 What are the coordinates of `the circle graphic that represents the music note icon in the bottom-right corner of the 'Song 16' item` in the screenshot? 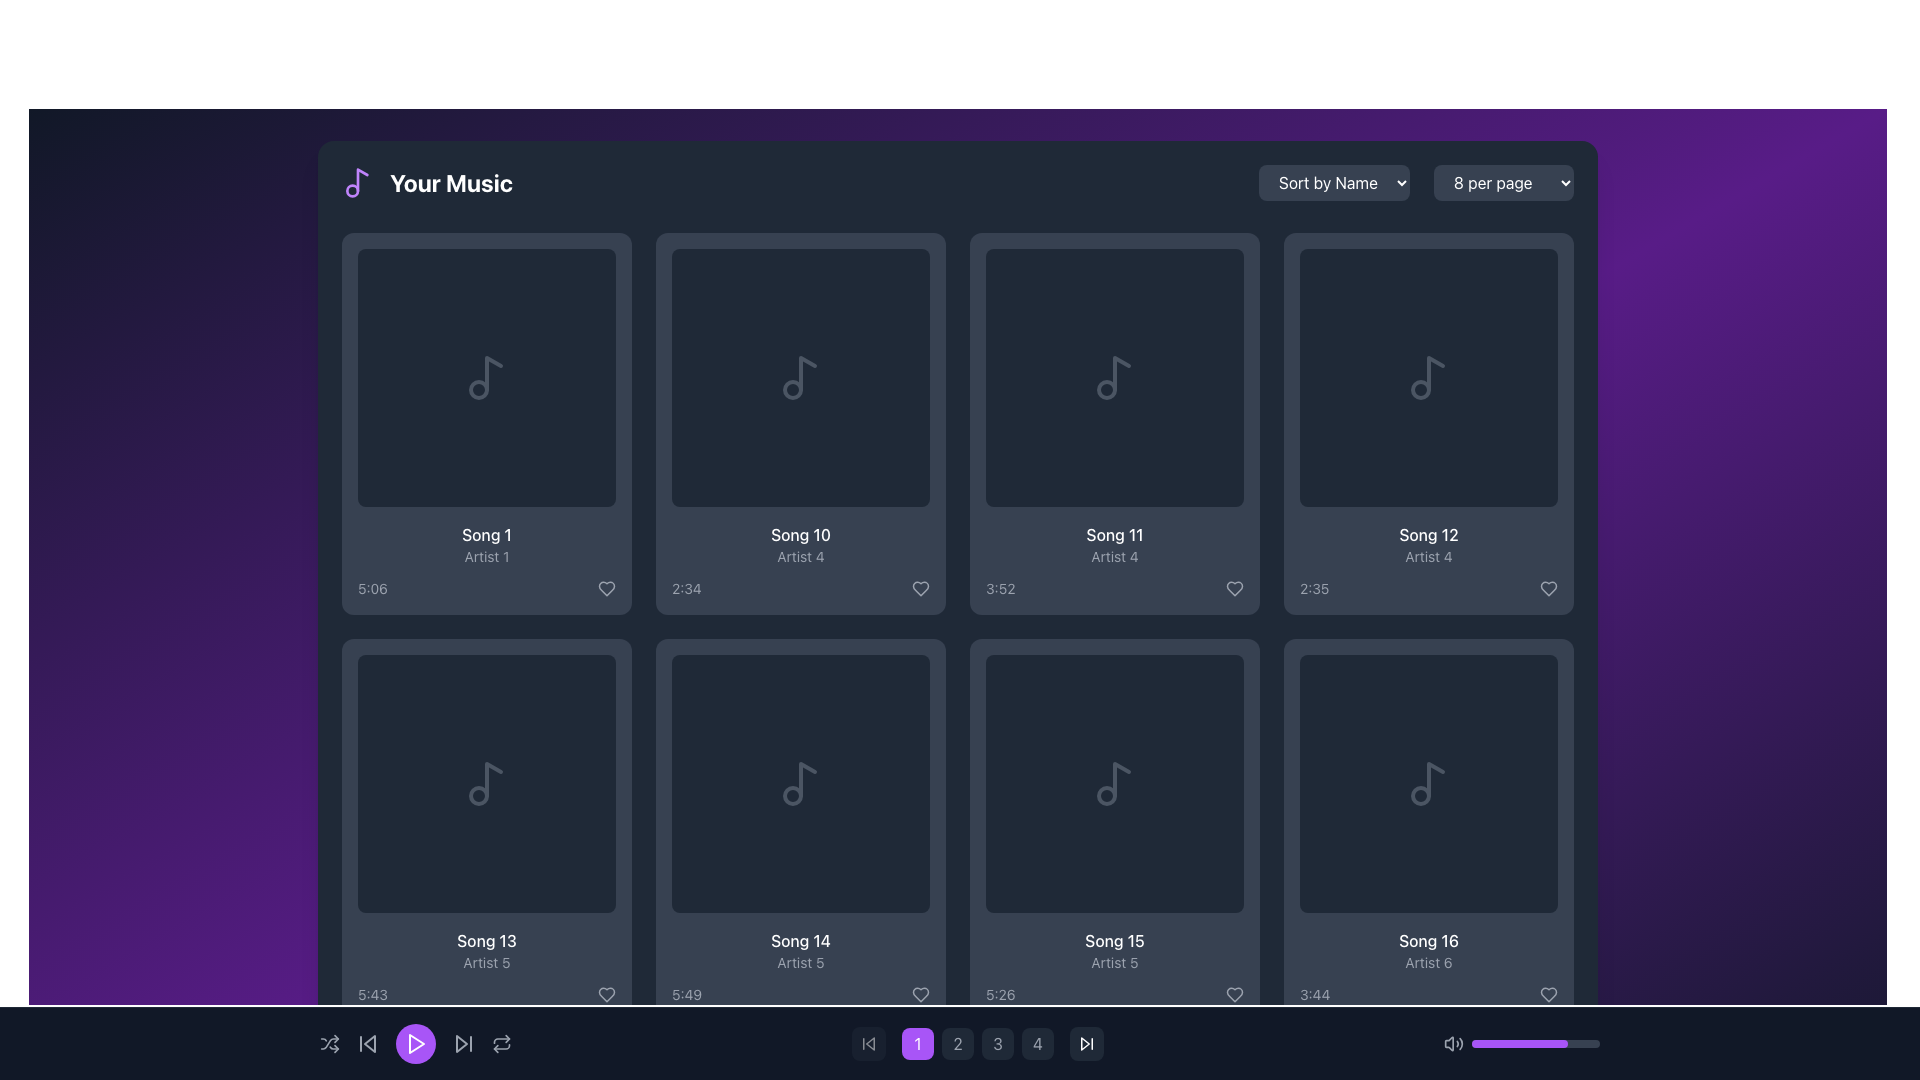 It's located at (1419, 794).